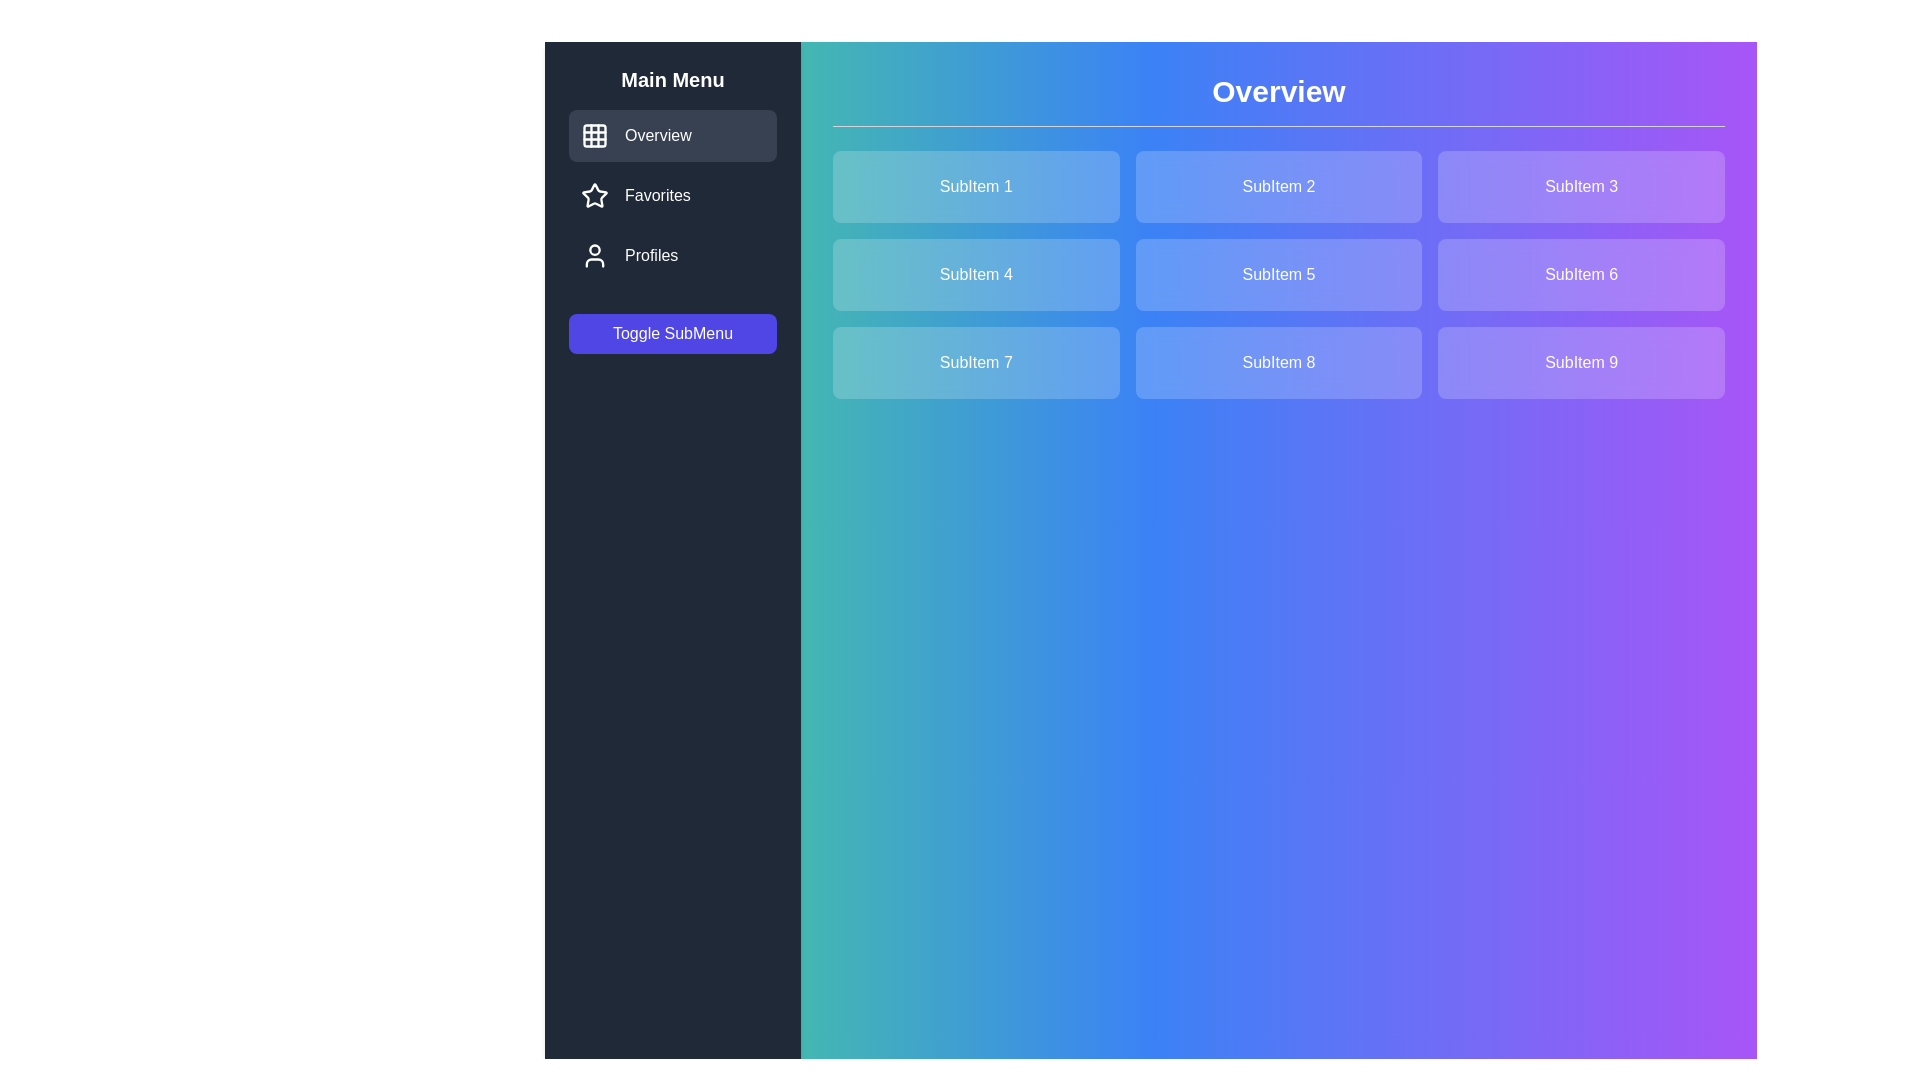 The image size is (1920, 1080). What do you see at coordinates (672, 254) in the screenshot?
I see `the menu item labeled Profiles to observe the hover effect` at bounding box center [672, 254].